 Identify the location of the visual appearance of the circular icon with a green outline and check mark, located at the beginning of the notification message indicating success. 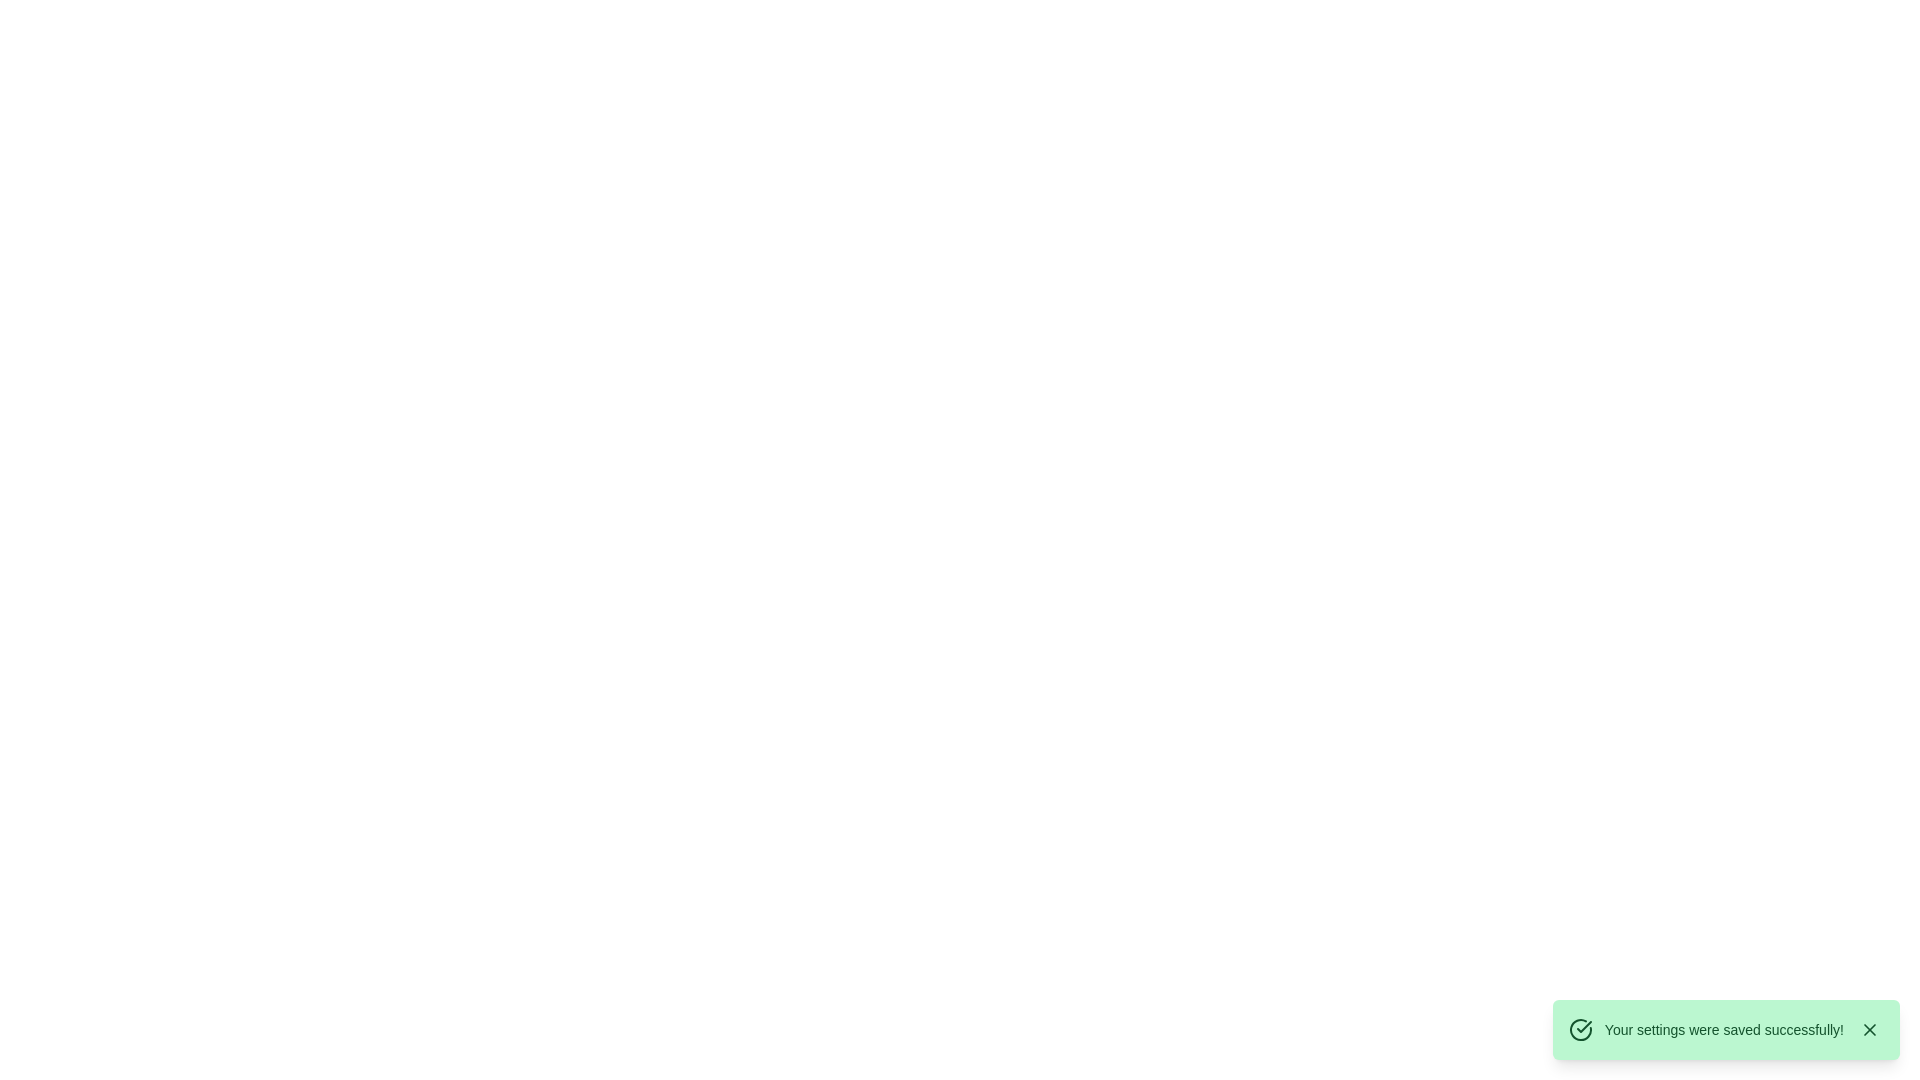
(1579, 1029).